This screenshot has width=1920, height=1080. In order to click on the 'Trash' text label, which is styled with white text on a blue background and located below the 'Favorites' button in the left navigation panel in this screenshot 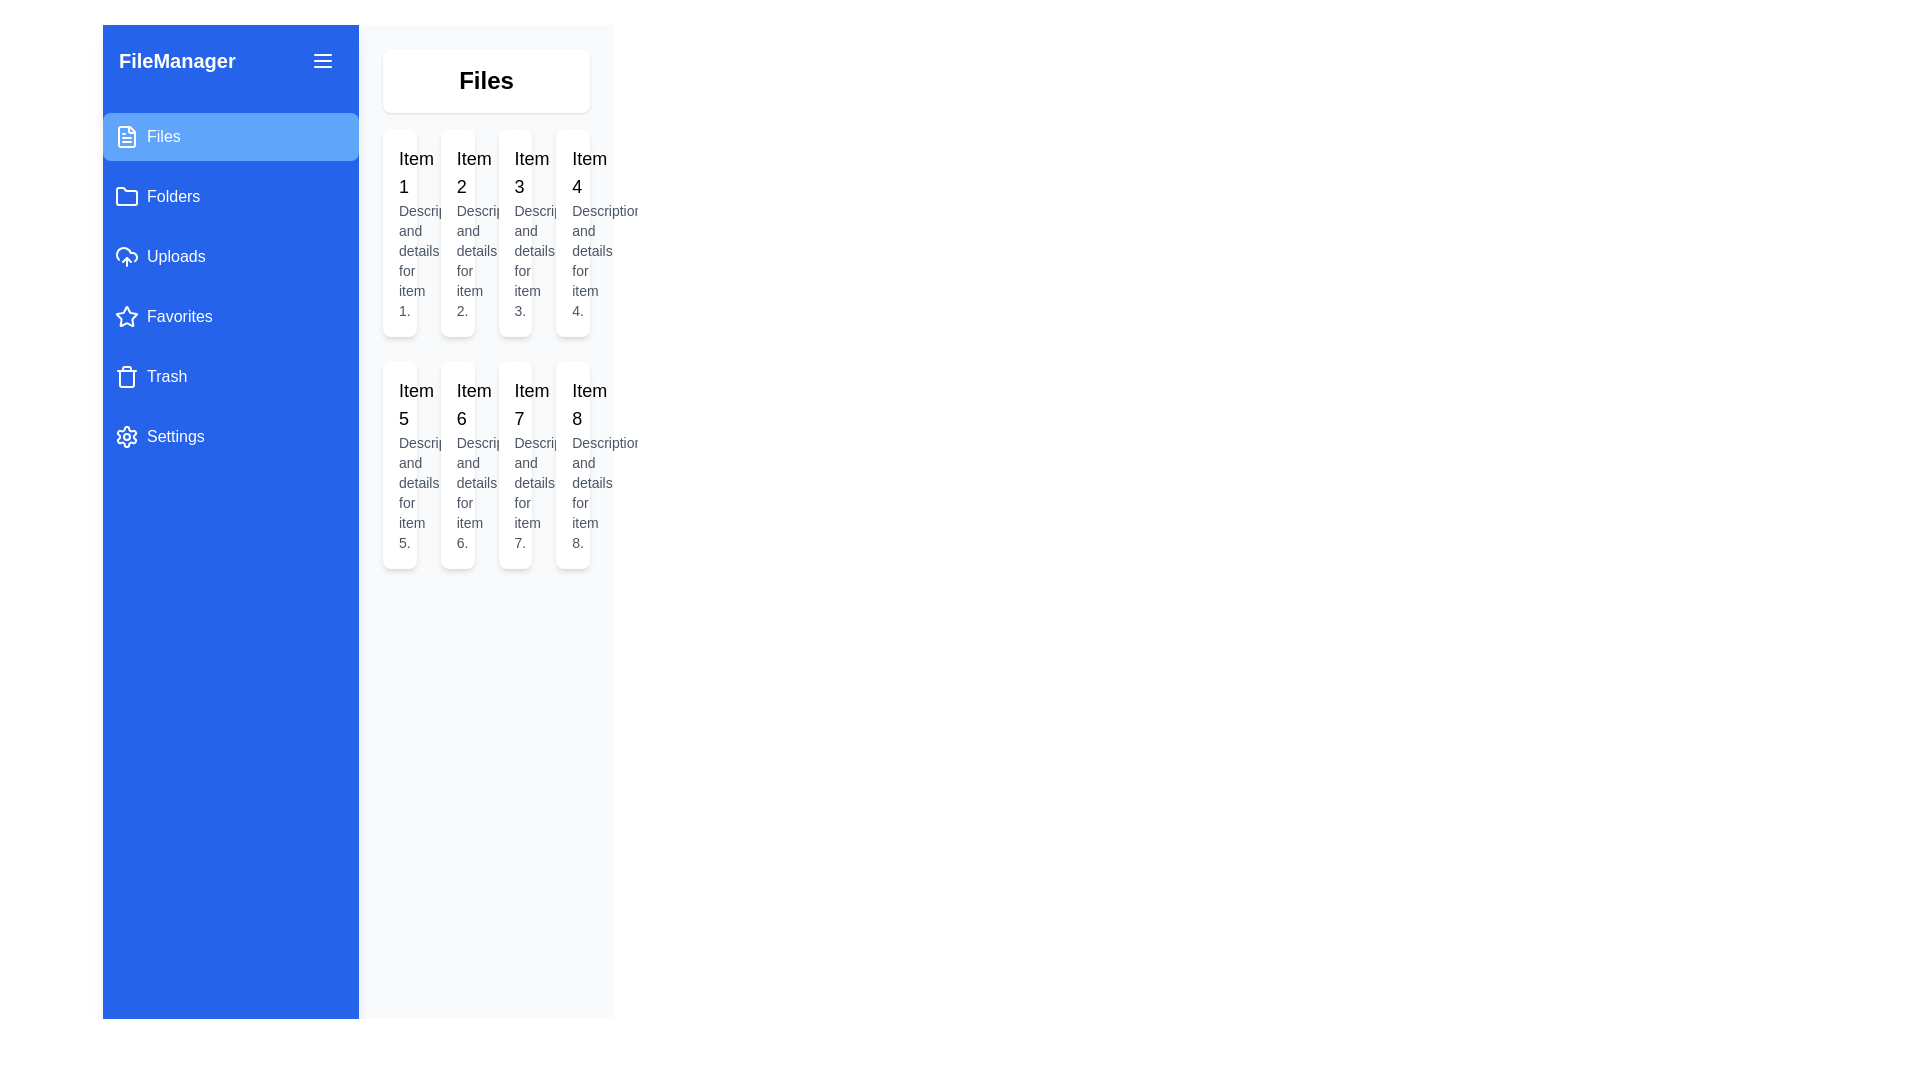, I will do `click(167, 377)`.